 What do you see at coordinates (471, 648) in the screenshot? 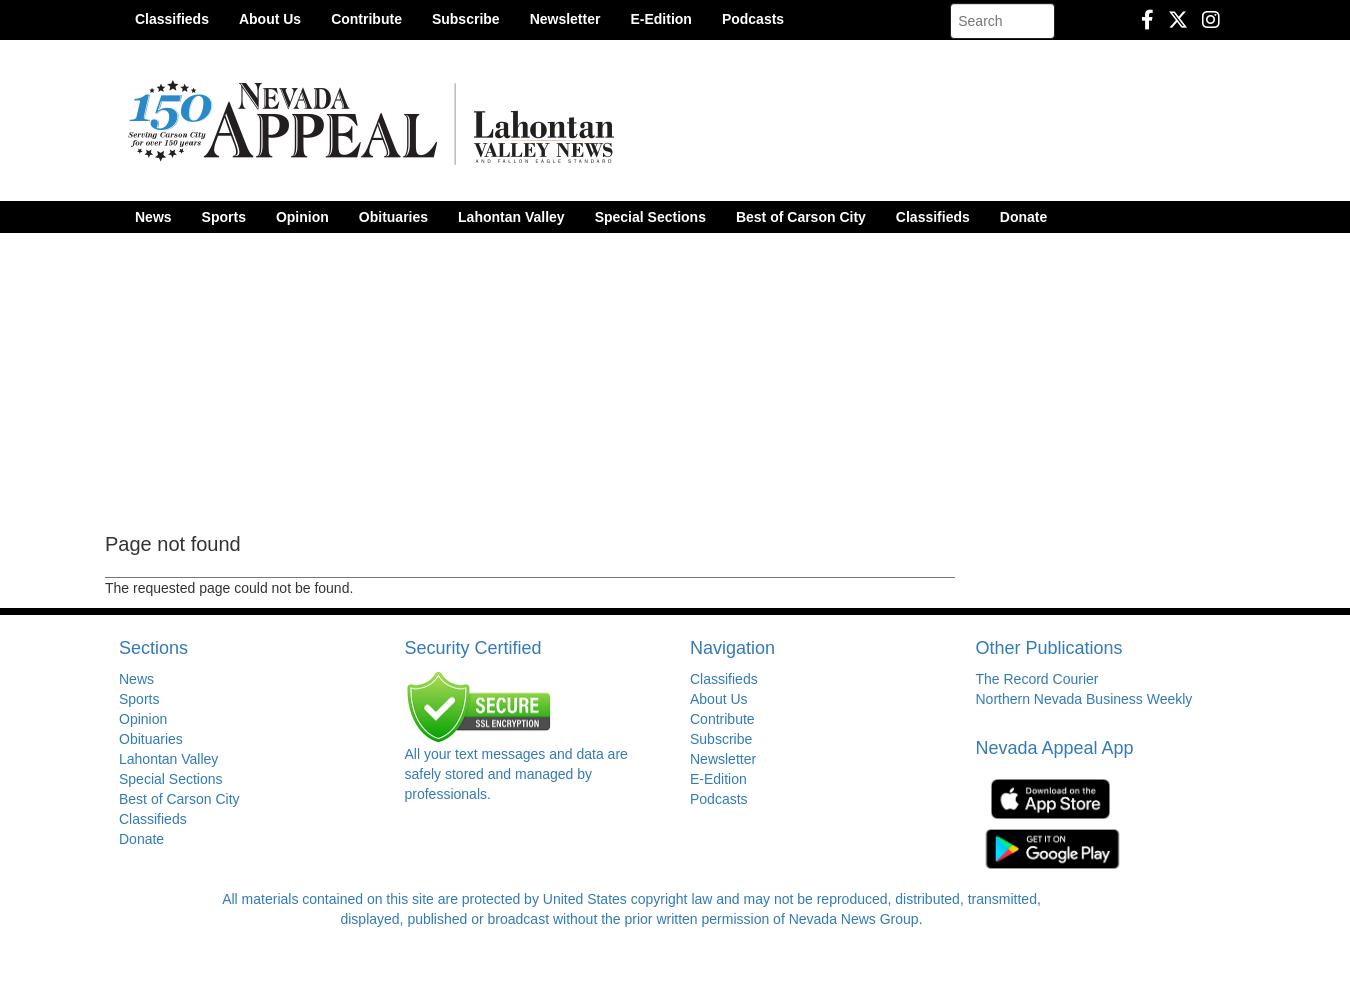
I see `'Security Certified'` at bounding box center [471, 648].